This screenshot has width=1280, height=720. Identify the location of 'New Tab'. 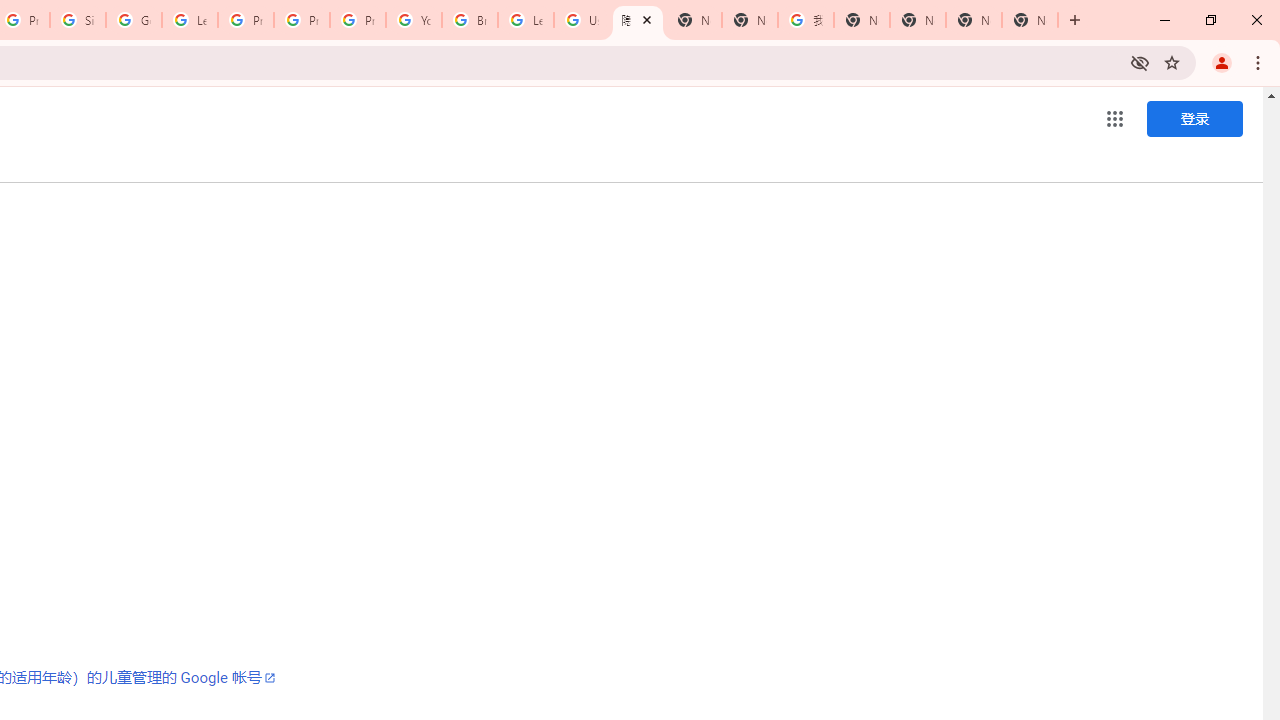
(1030, 20).